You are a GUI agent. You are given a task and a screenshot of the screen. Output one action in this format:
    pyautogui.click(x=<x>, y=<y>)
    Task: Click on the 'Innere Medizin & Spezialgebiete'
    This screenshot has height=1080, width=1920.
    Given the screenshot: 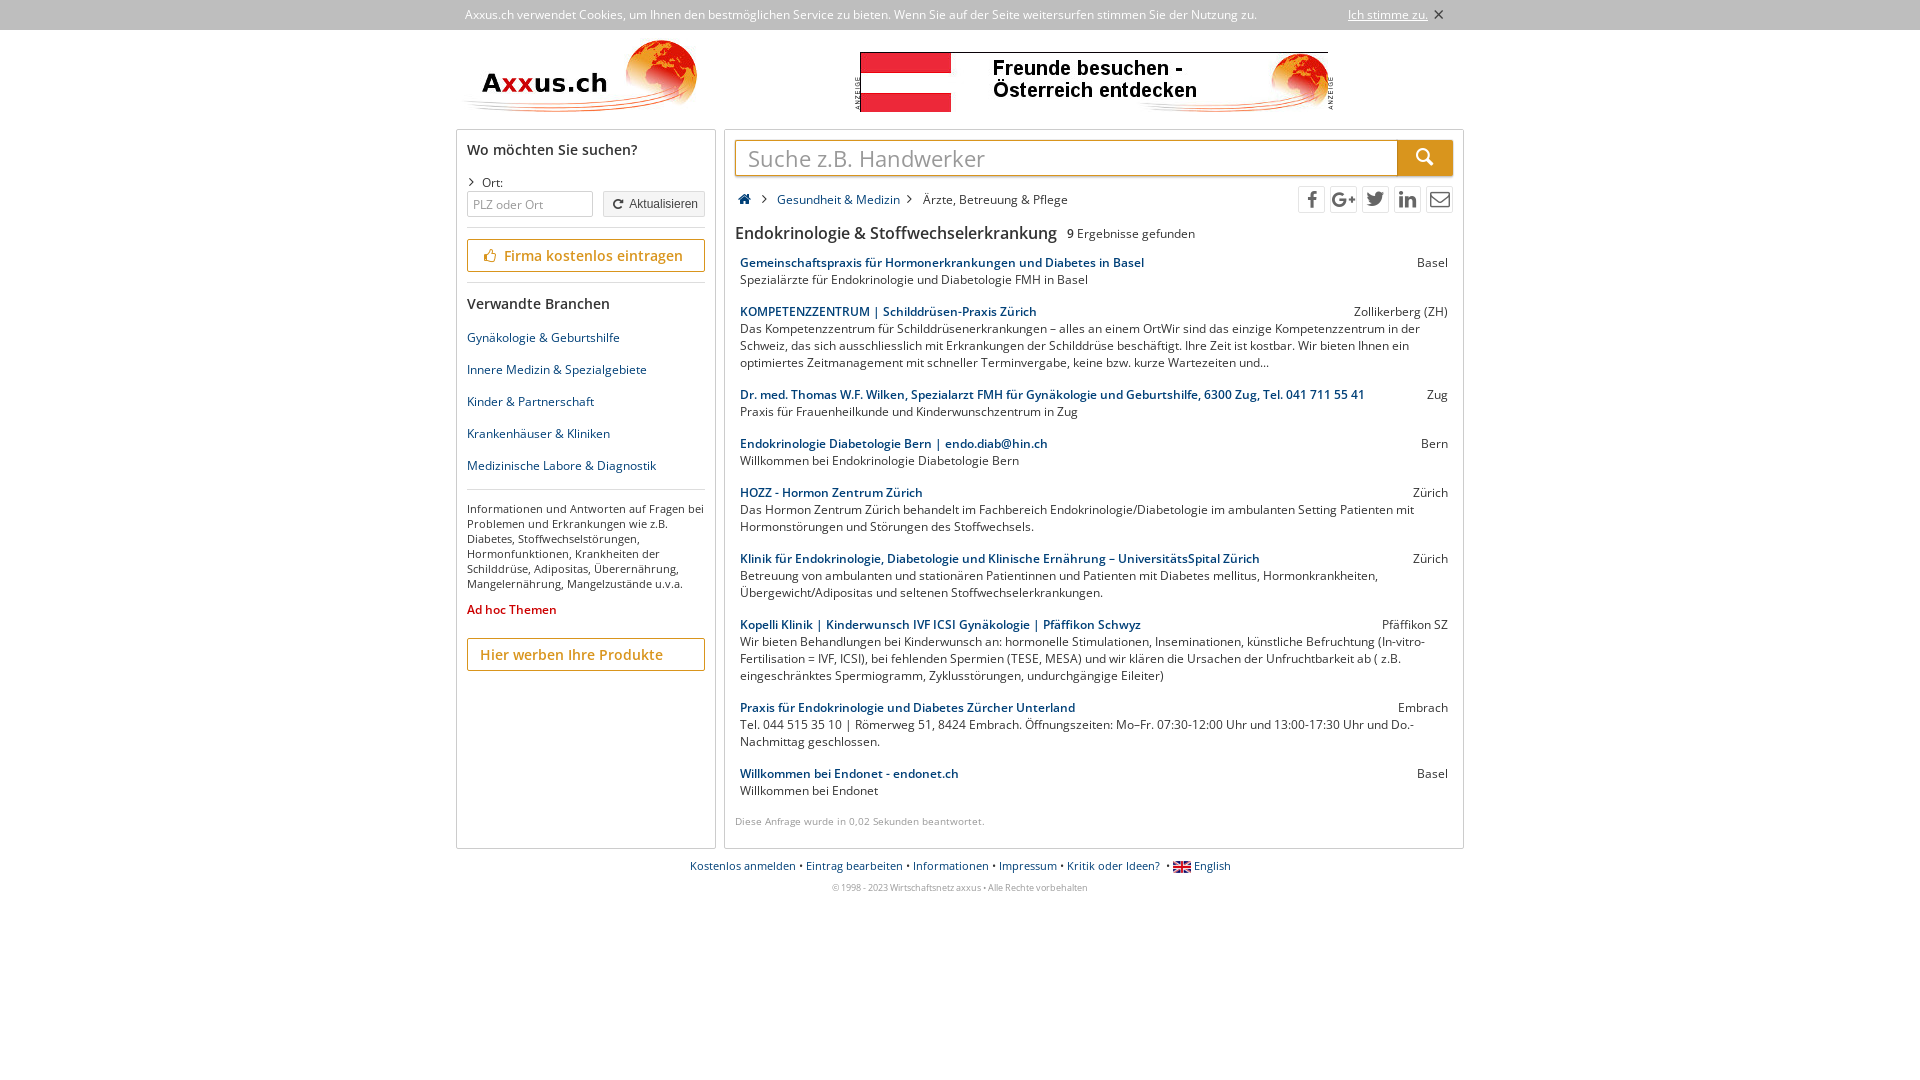 What is the action you would take?
    pyautogui.click(x=556, y=369)
    